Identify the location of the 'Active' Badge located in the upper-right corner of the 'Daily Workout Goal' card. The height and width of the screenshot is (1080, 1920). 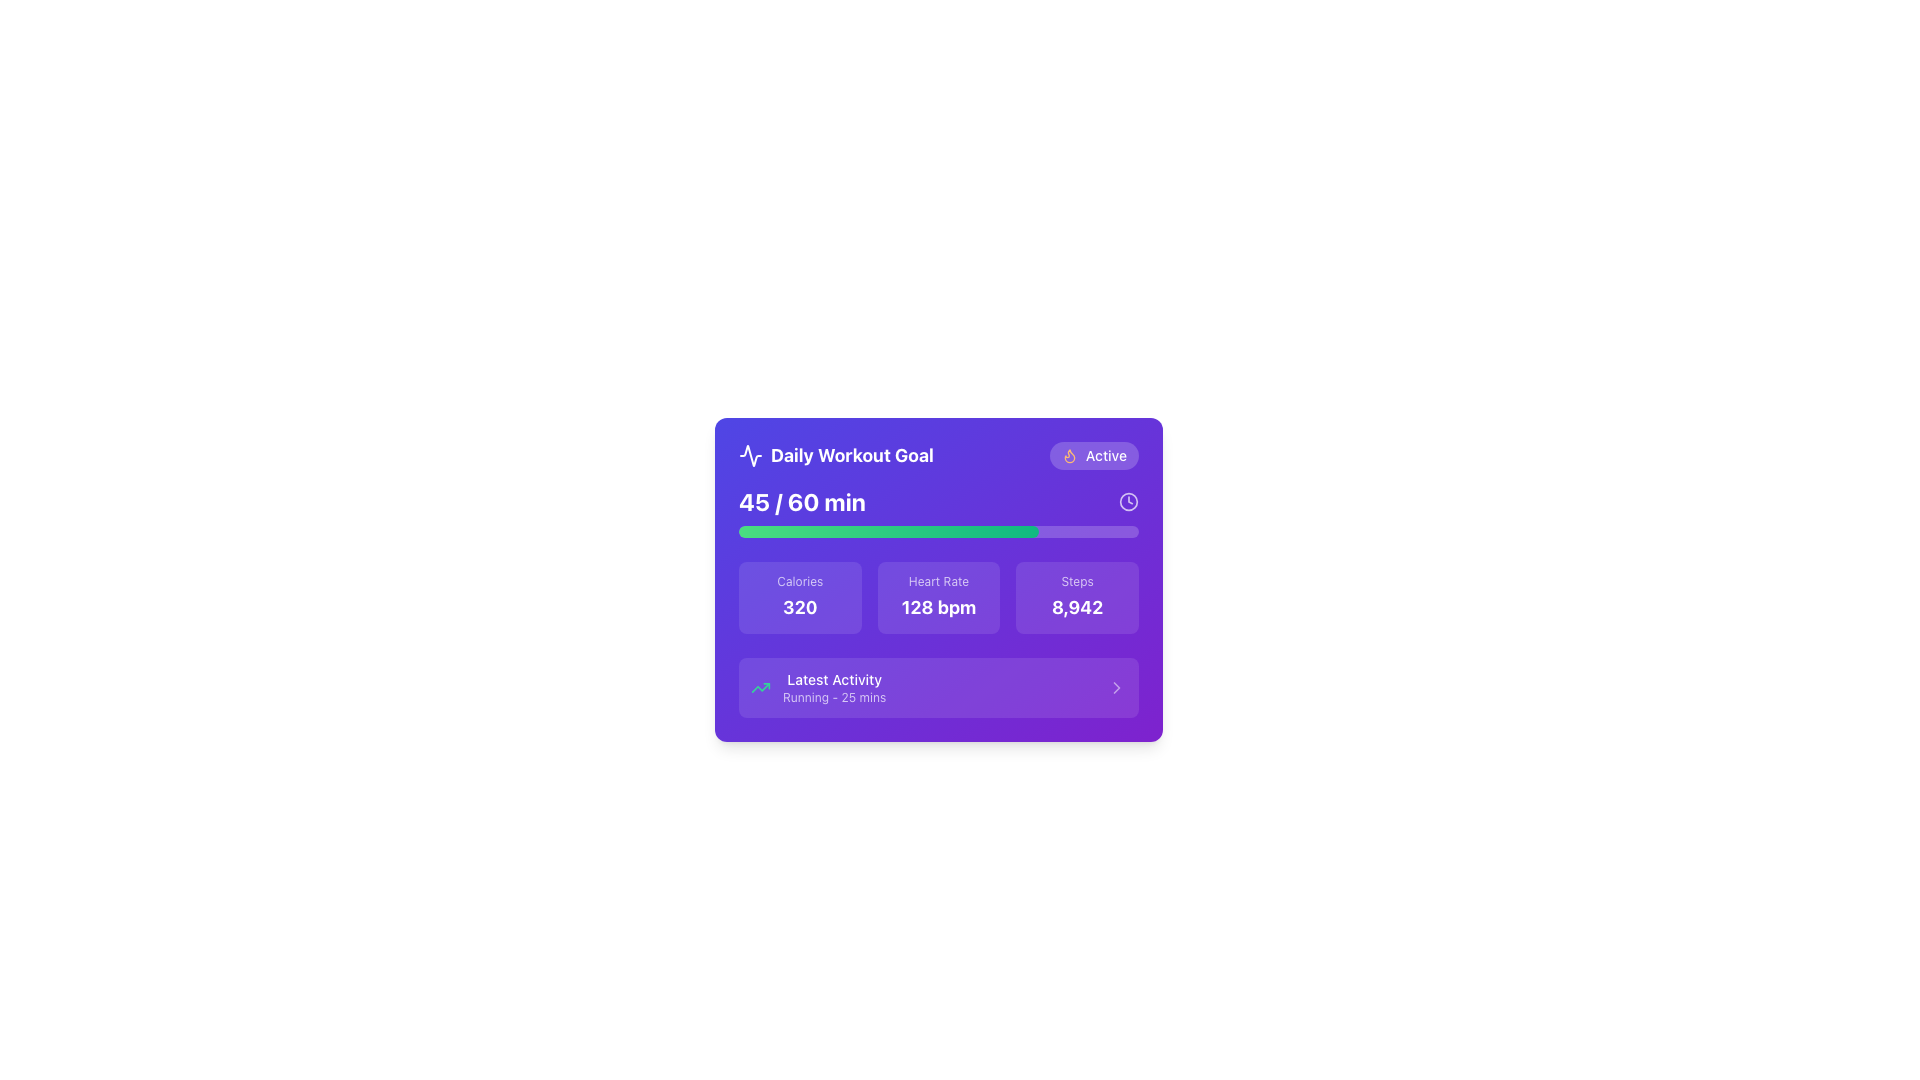
(1093, 455).